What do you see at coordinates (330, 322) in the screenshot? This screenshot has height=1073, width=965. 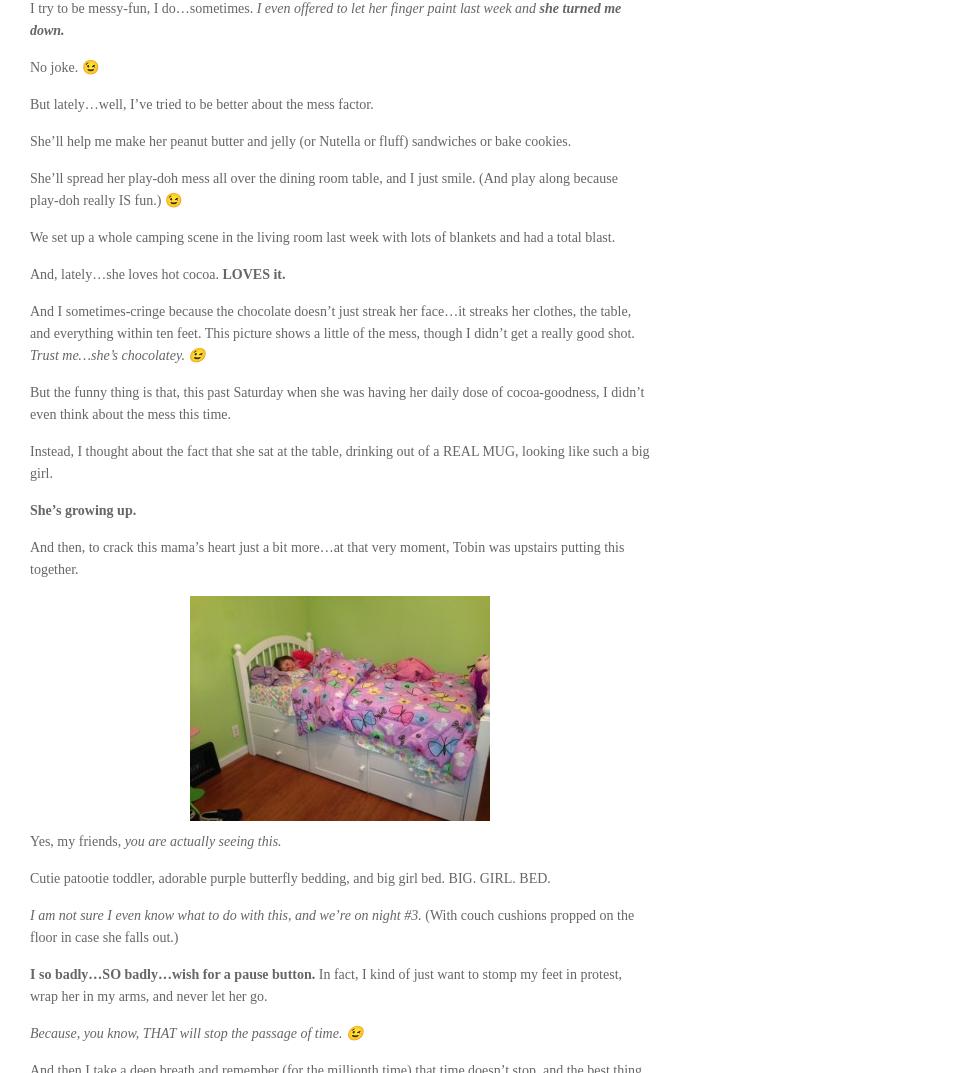 I see `'And I sometimes-cringe because the chocolate doesn’t just streak her face…it streaks her clothes, the table, and everything within ten feet. This picture shows a little of the mess, though I didn’t get a really good shot.'` at bounding box center [330, 322].